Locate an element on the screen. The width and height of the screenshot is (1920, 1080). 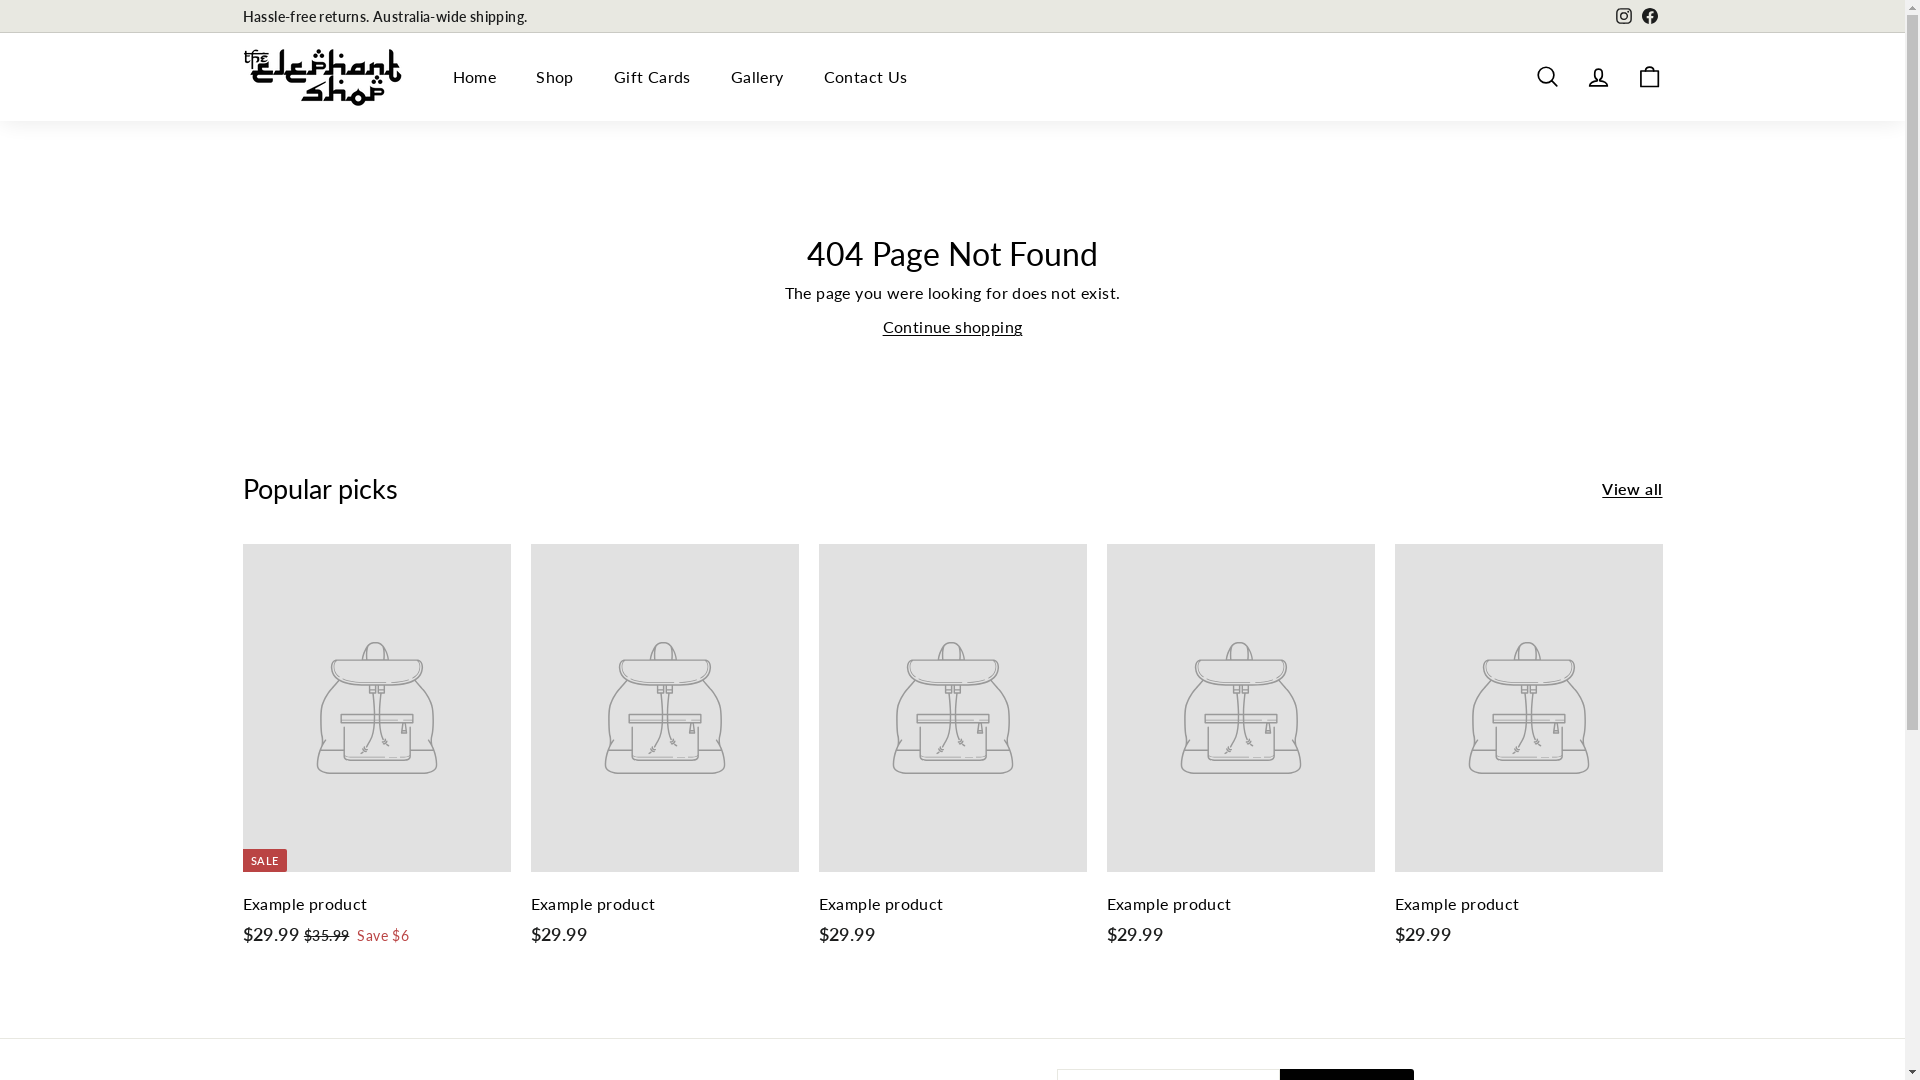
'Gift Cards' is located at coordinates (652, 76).